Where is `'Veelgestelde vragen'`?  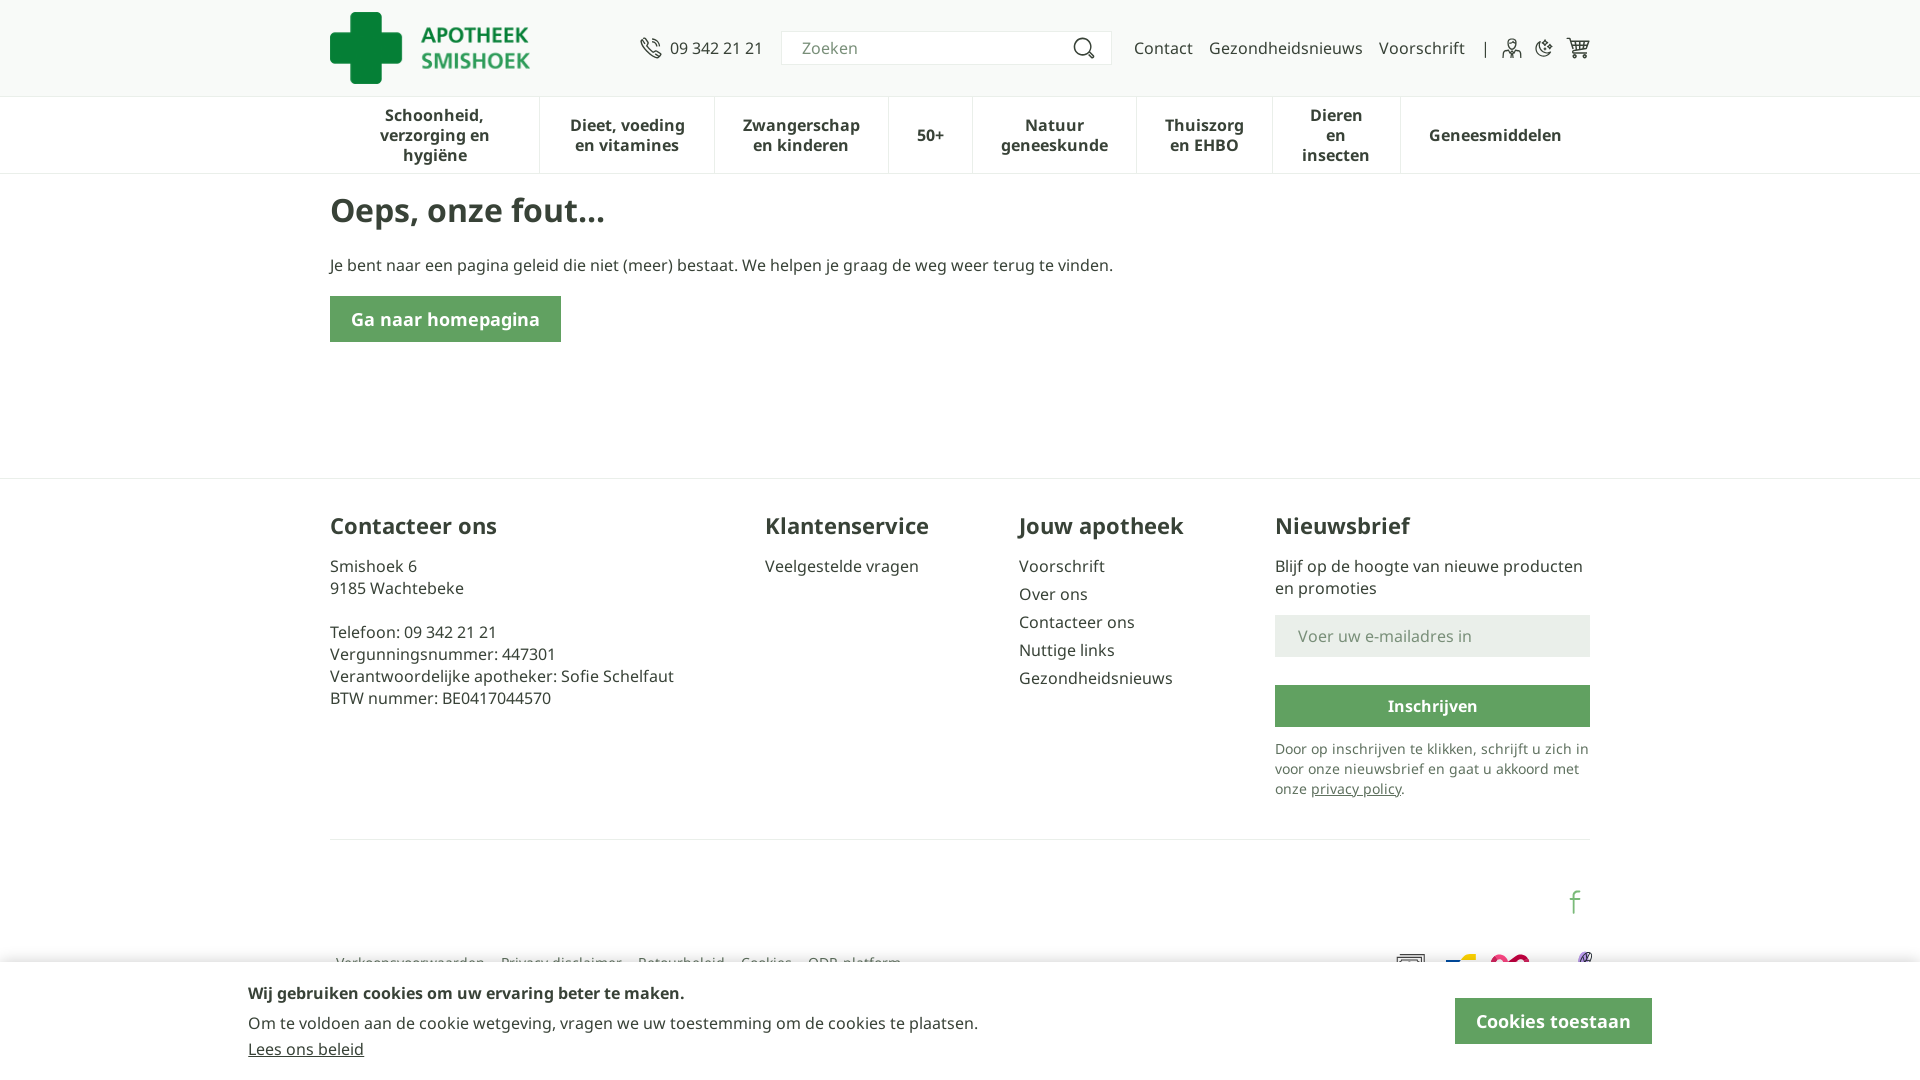
'Veelgestelde vragen' is located at coordinates (883, 566).